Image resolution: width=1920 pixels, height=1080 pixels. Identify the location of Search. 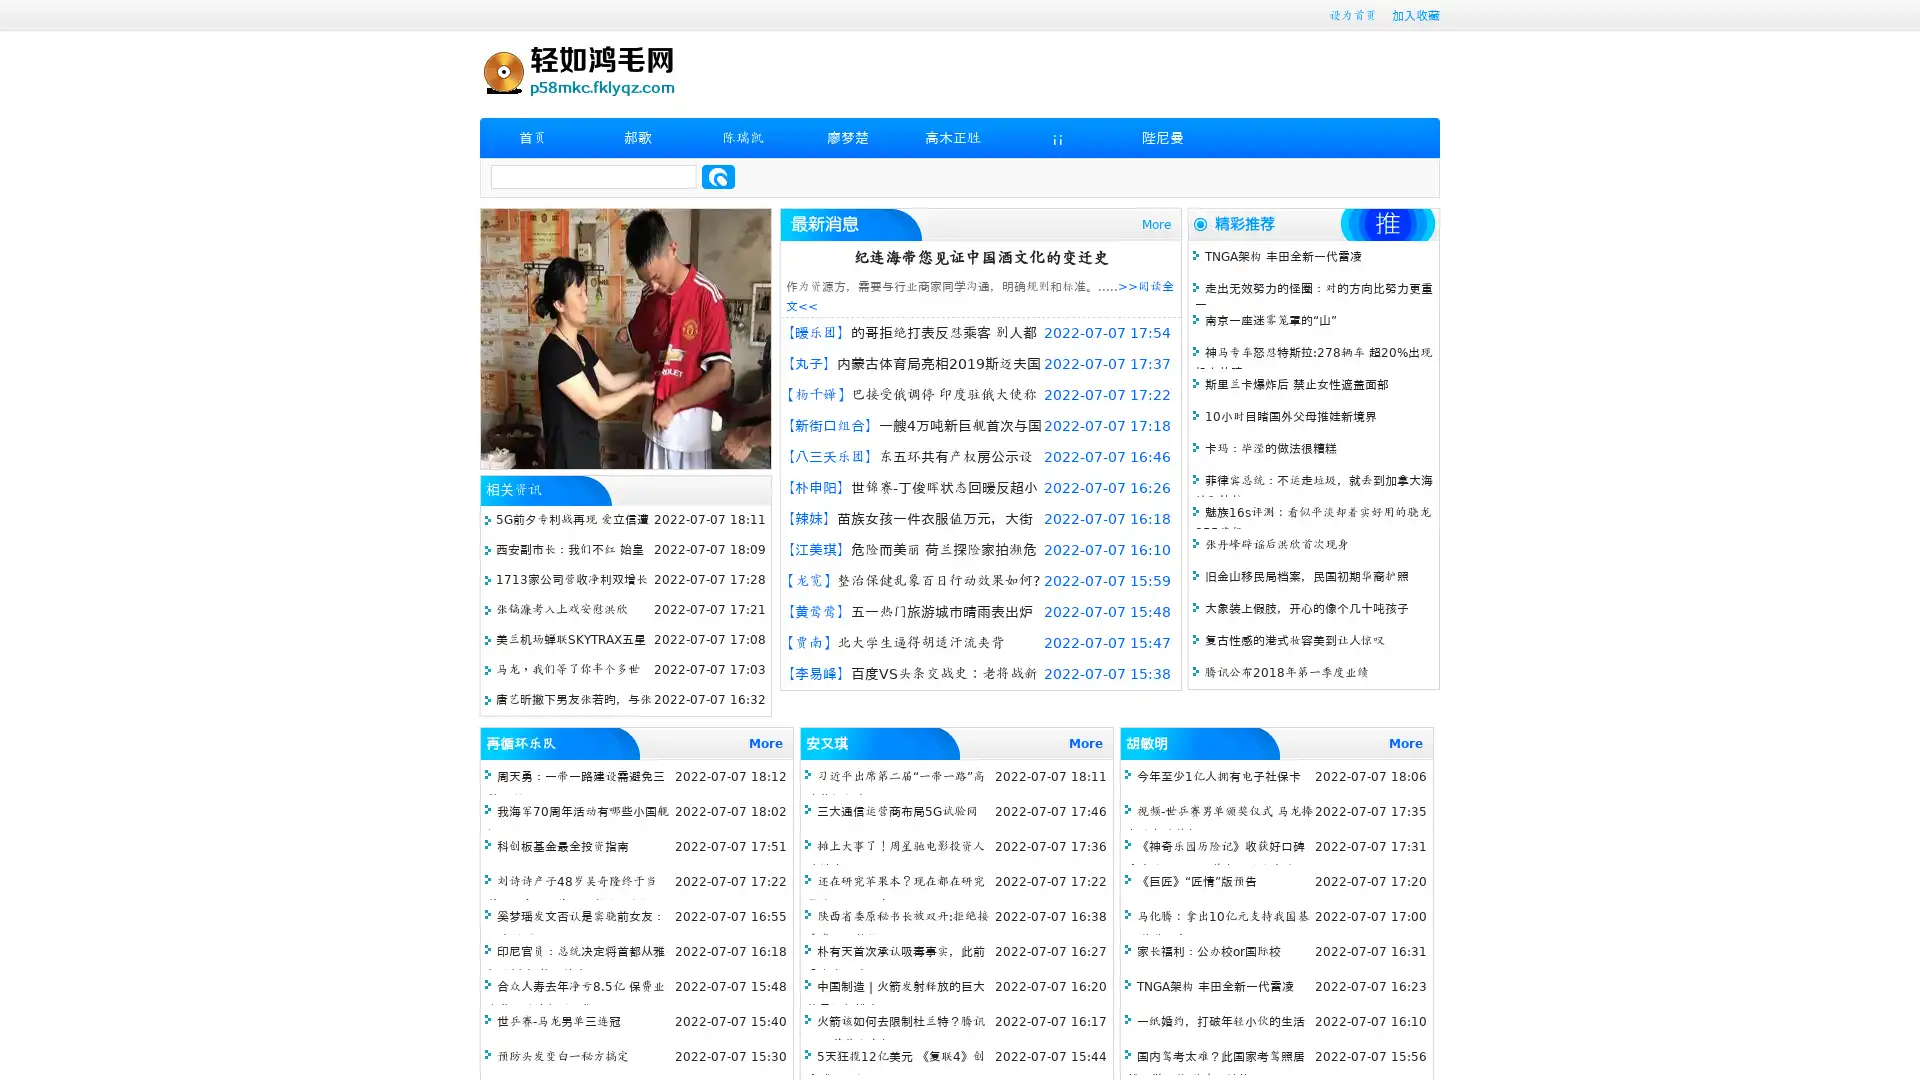
(718, 176).